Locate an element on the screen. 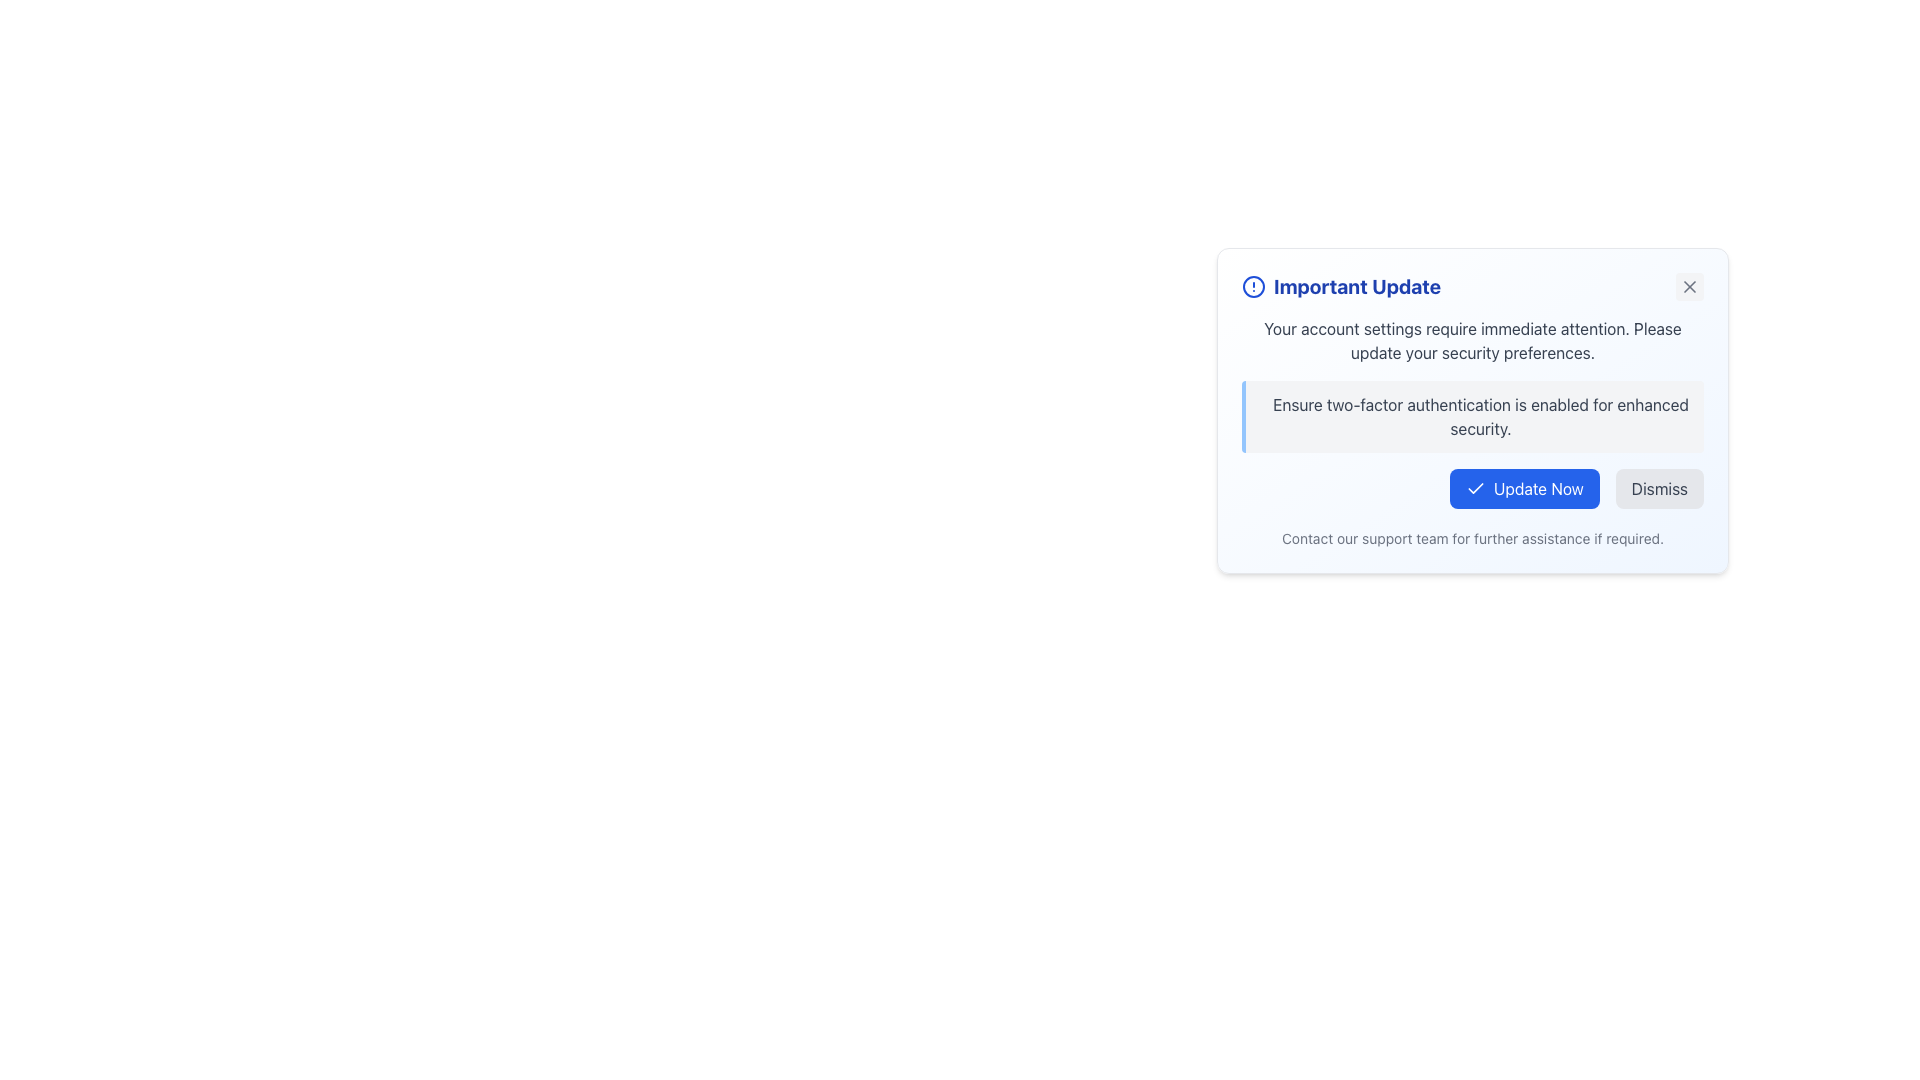 The image size is (1920, 1080). the circular icon with a blue outline located to the left of the bold text 'Important Update' in the header of the notification card is located at coordinates (1252, 286).